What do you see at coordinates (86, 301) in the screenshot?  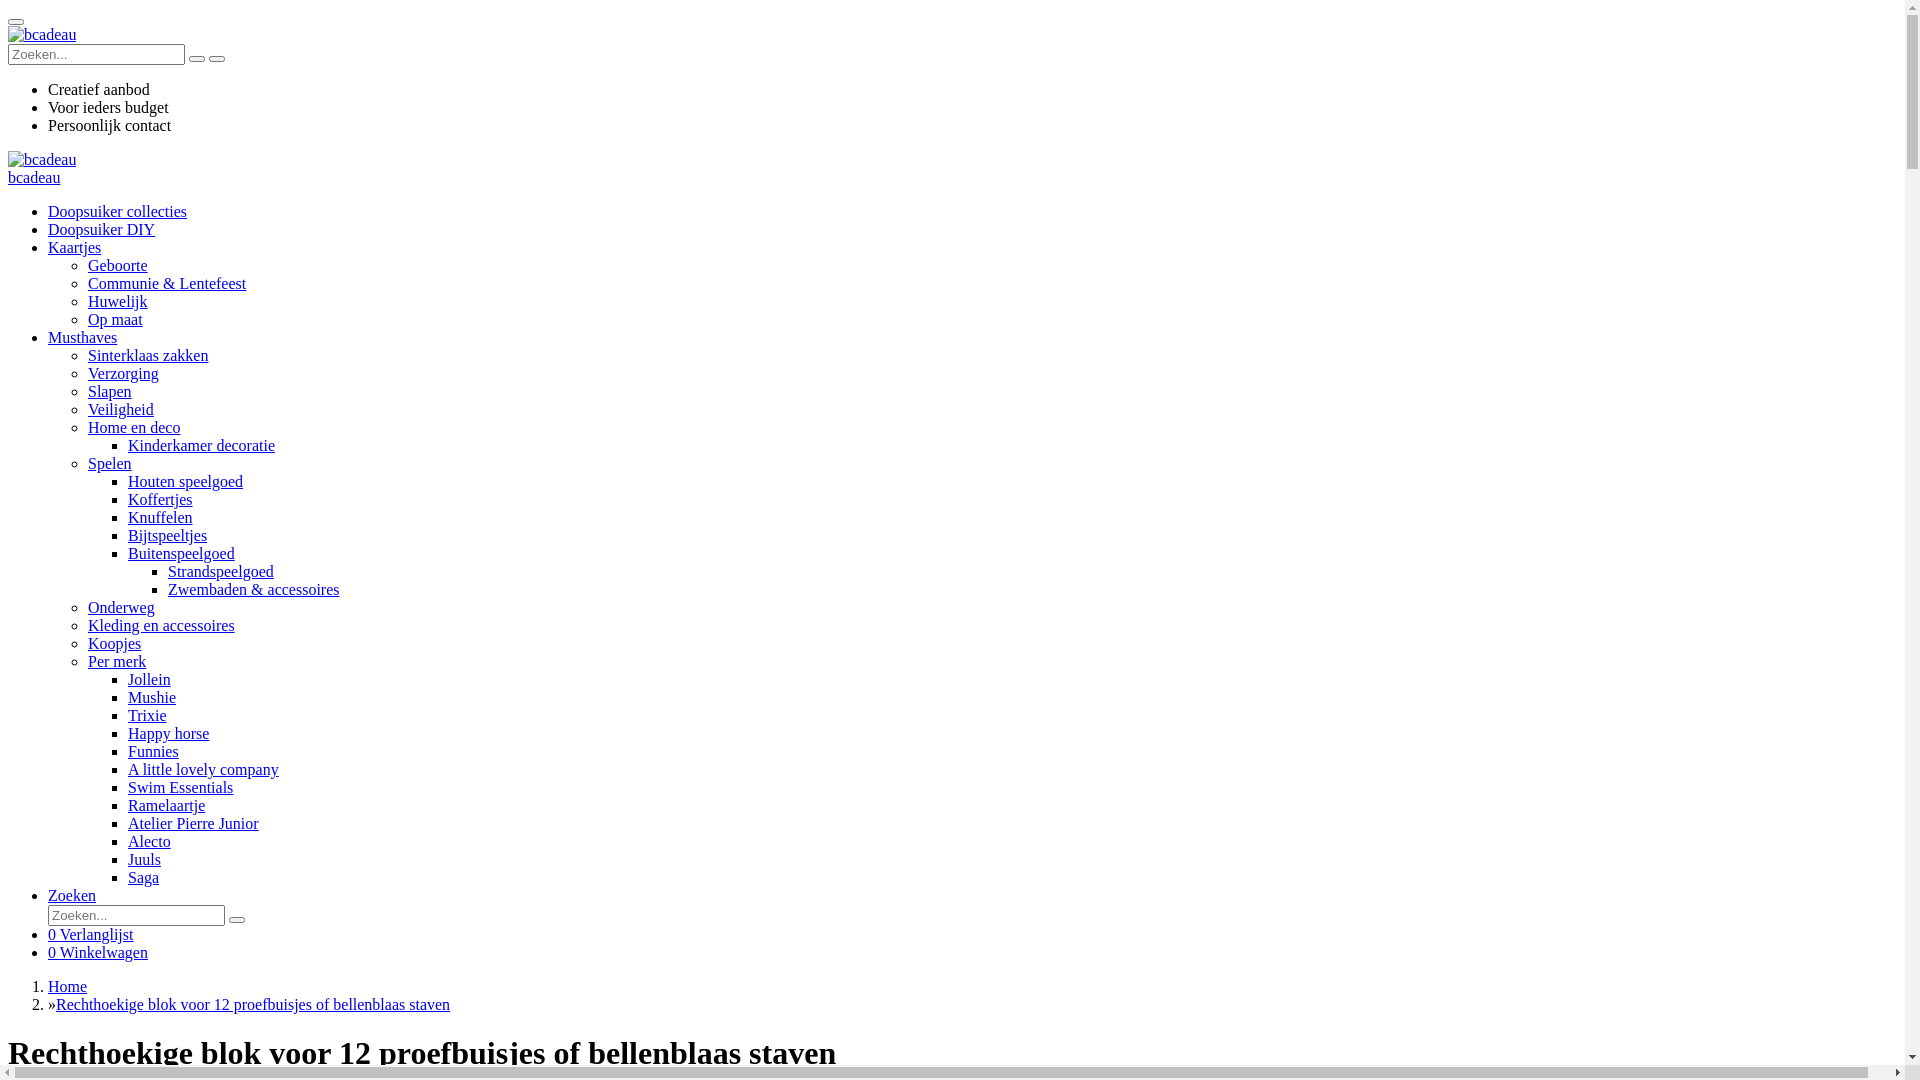 I see `'Huwelijk'` at bounding box center [86, 301].